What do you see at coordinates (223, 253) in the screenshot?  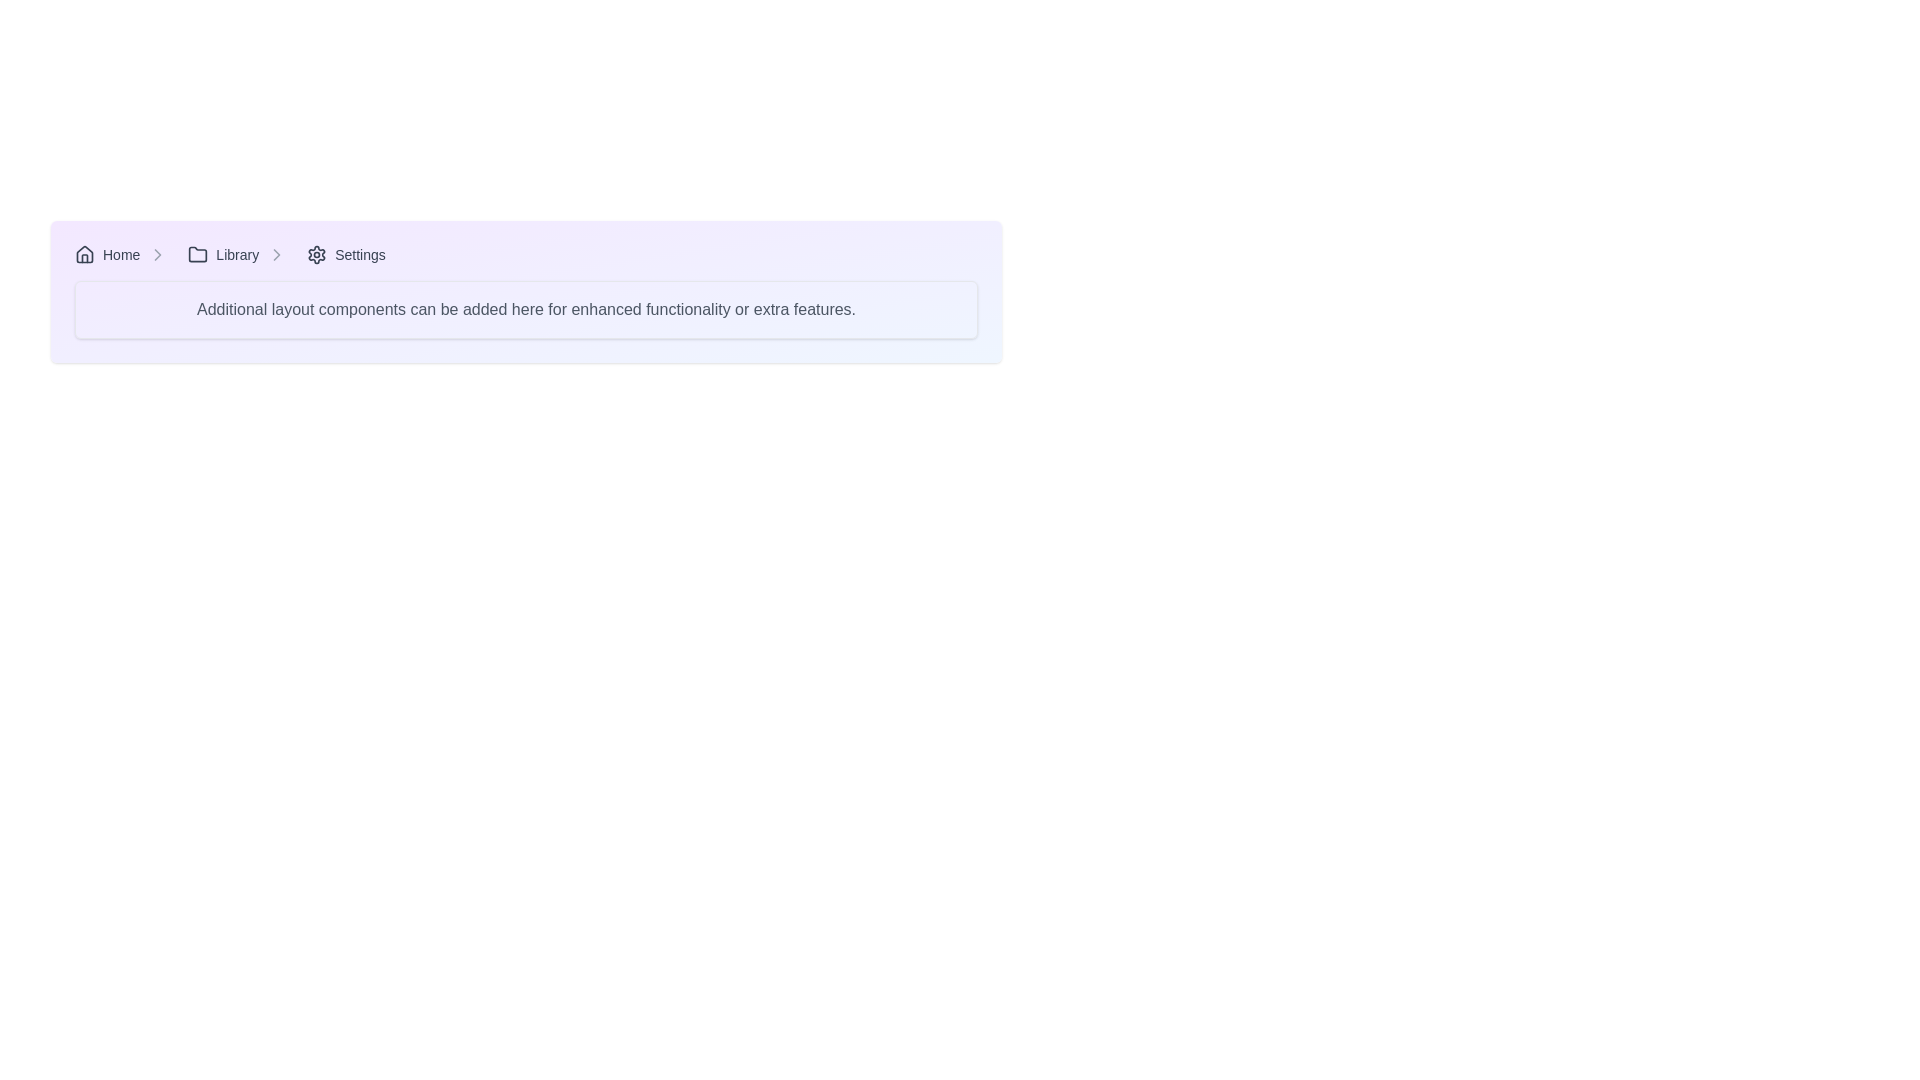 I see `the text 'Library' hyperlink` at bounding box center [223, 253].